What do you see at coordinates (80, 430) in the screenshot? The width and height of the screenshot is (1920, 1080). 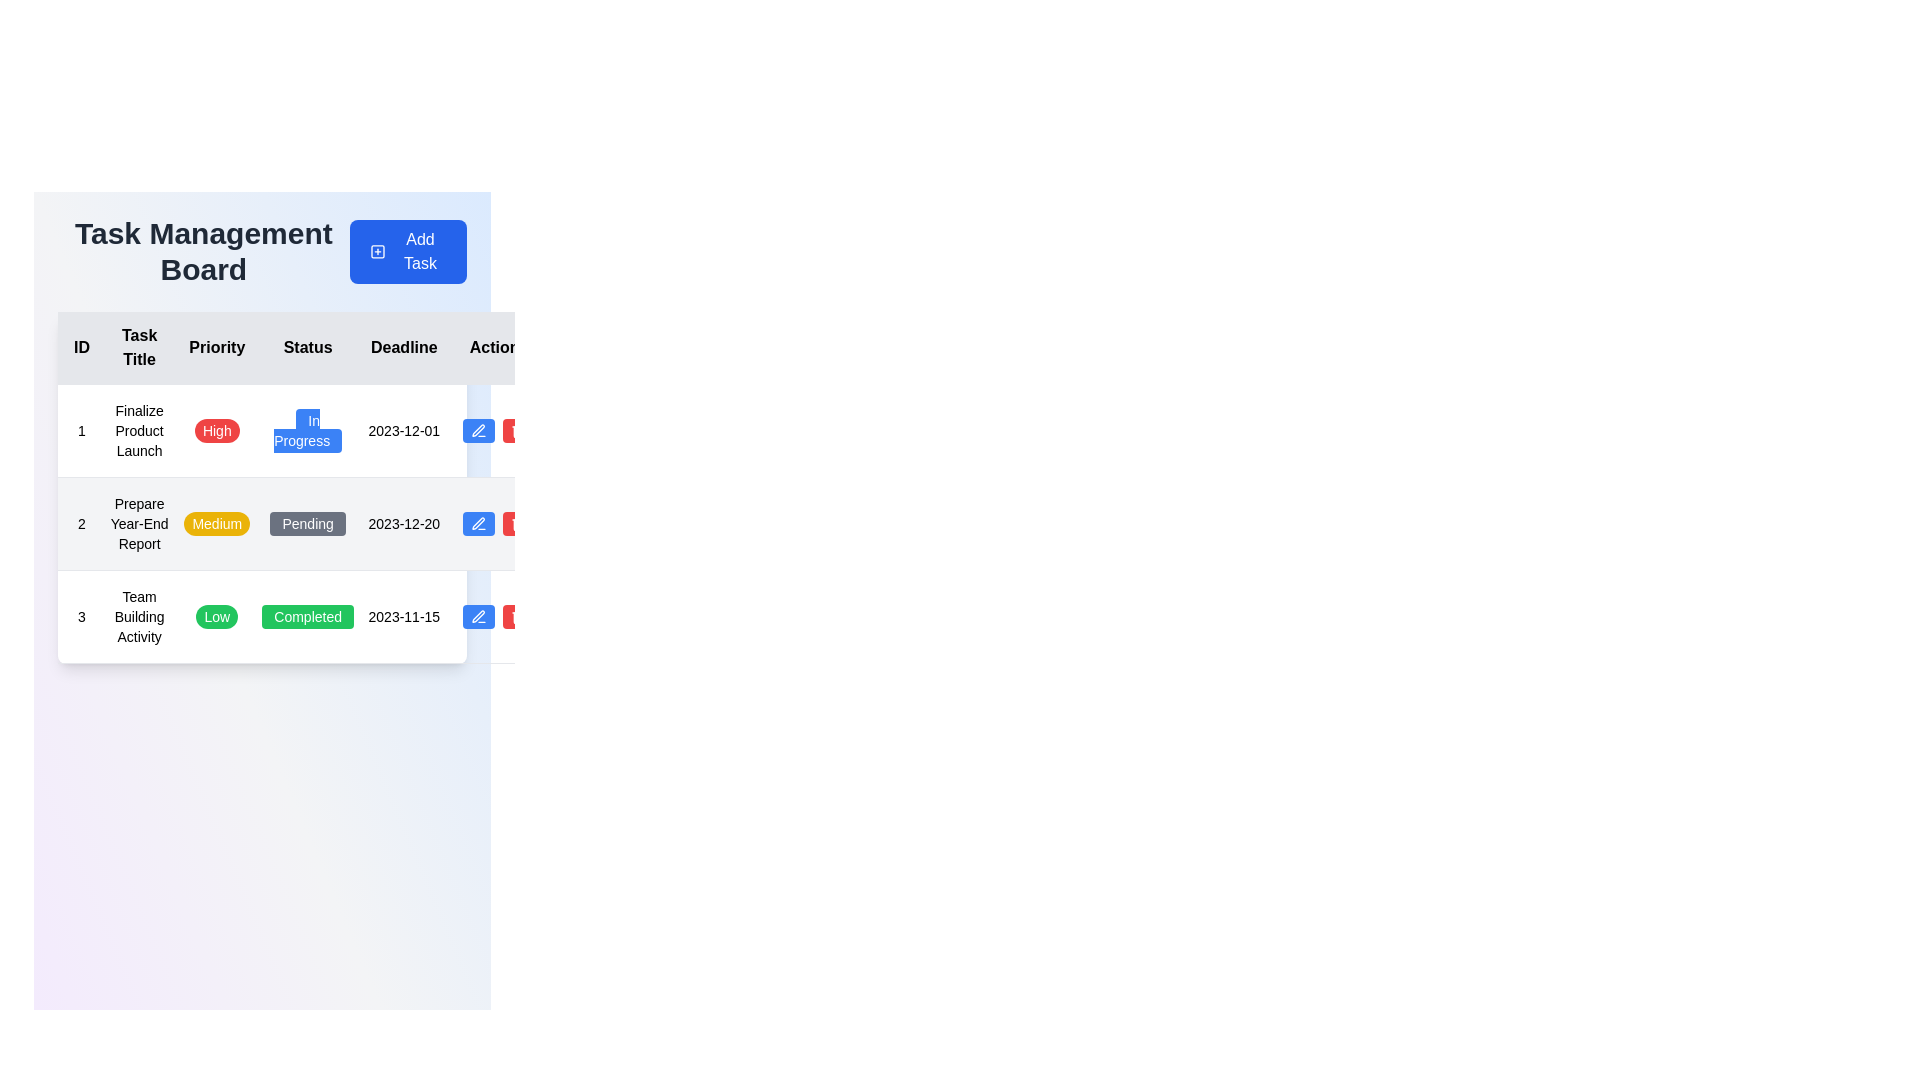 I see `the Text label that uniquely identifies the task 'Finalize Product Launch', which is the first cell in the 'ID' column of the table` at bounding box center [80, 430].